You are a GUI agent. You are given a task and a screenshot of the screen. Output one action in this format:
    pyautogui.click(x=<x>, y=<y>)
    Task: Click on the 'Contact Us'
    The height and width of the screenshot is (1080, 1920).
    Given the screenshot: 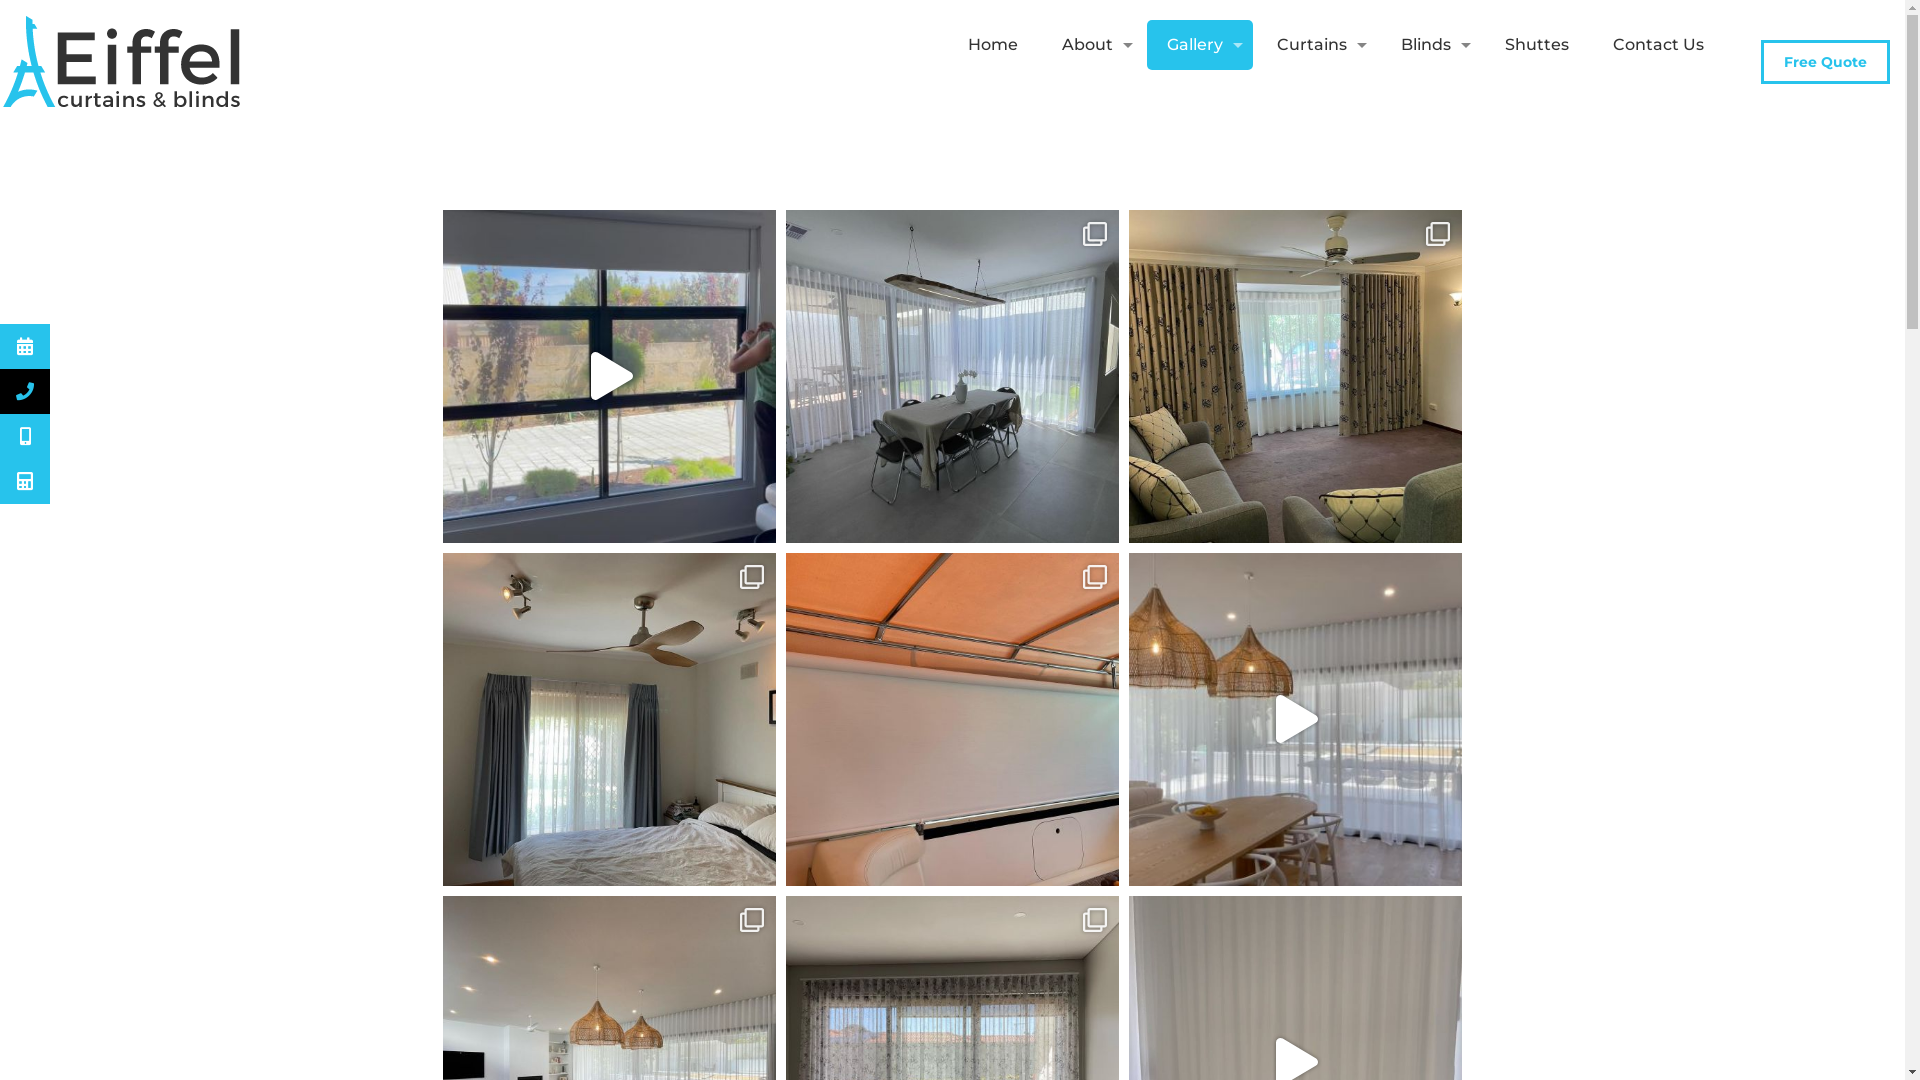 What is the action you would take?
    pyautogui.click(x=1658, y=45)
    